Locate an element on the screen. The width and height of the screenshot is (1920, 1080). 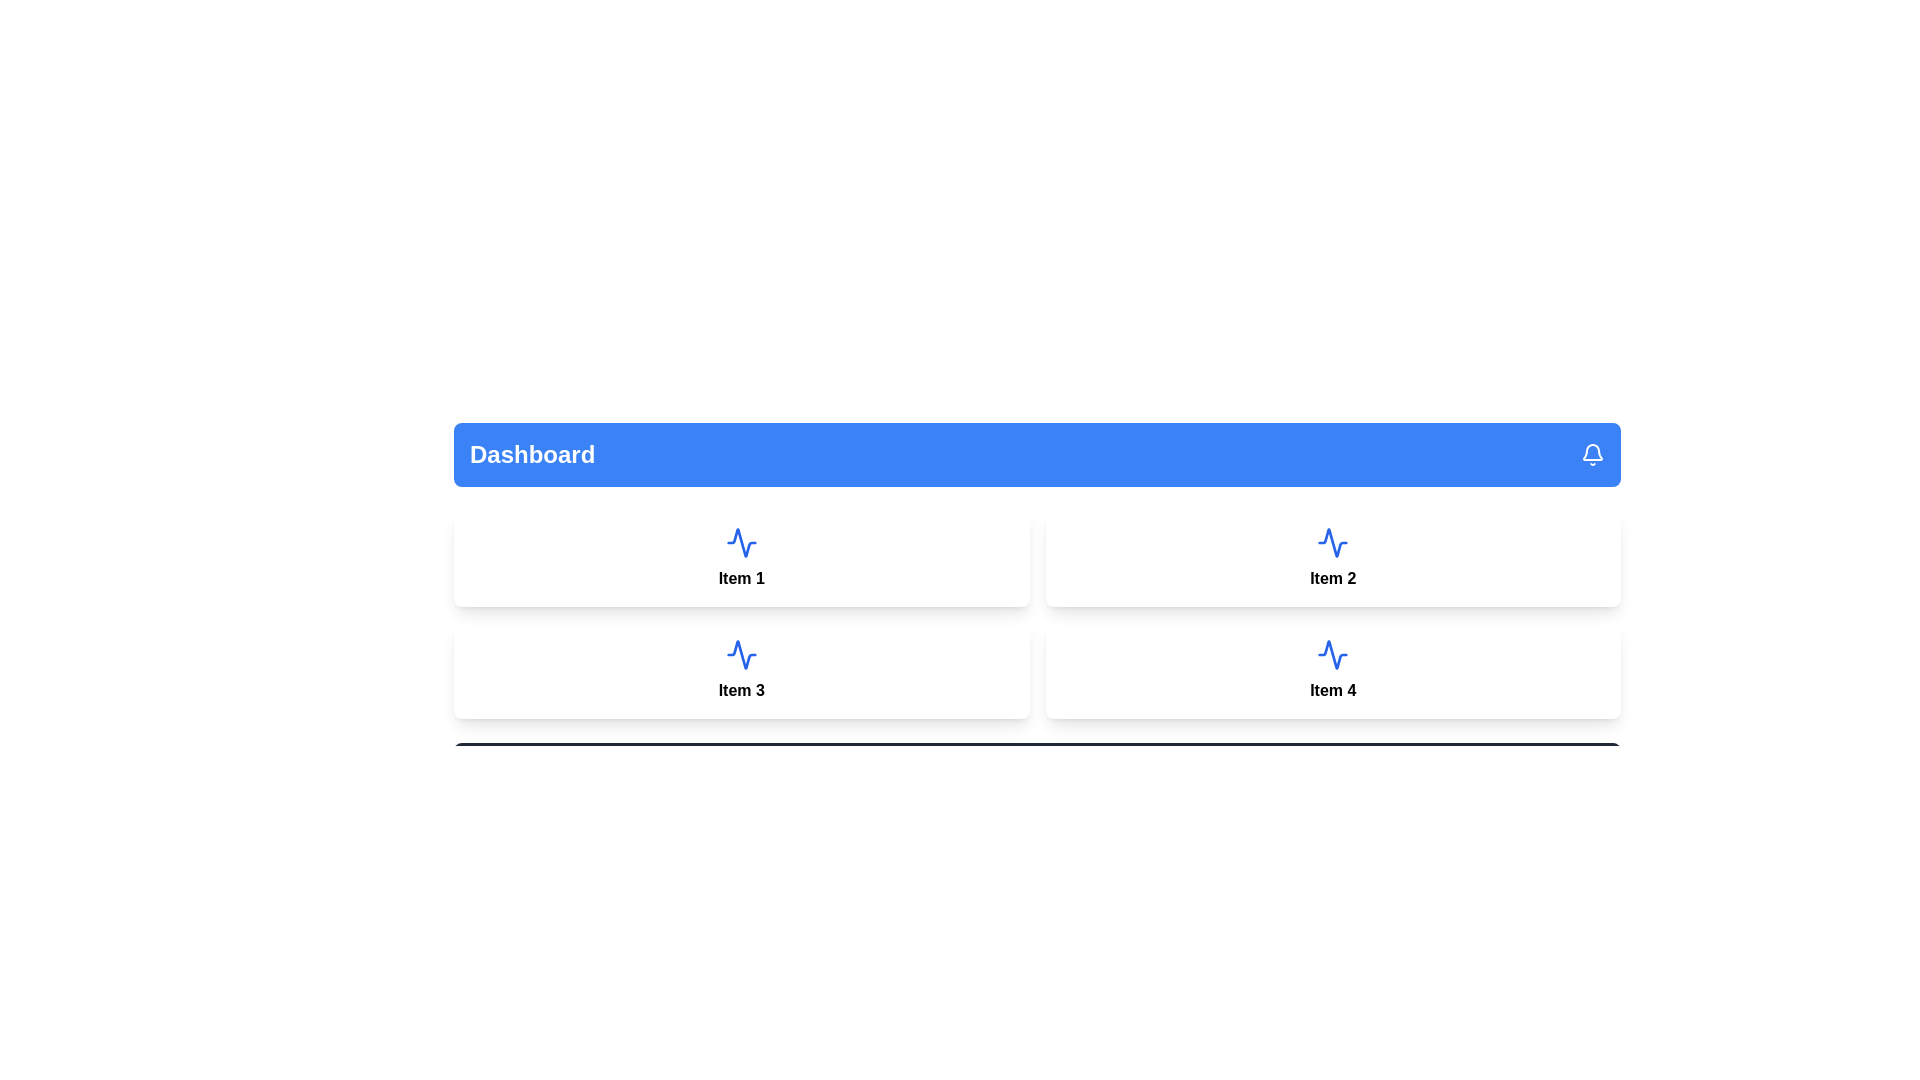
the Display card identified by the blue wave icon and the text 'Item 2', located in the second column of the top row in the grid layout is located at coordinates (1333, 559).